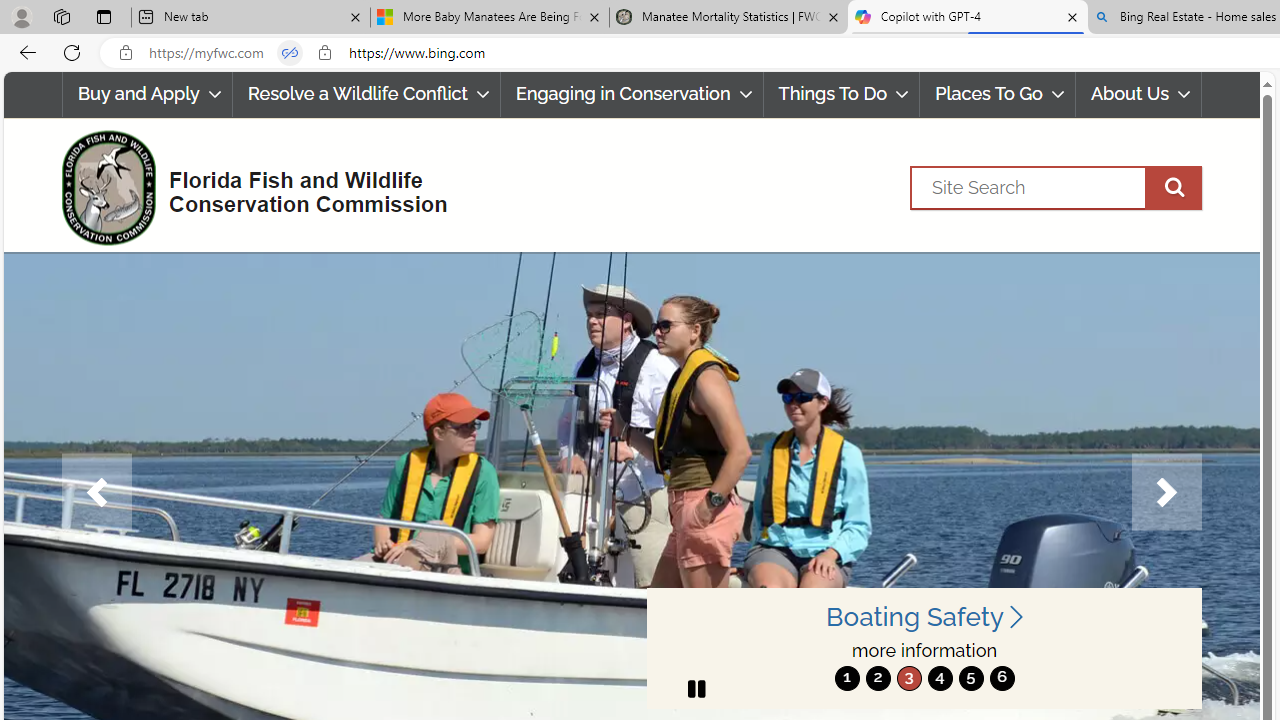 The height and width of the screenshot is (720, 1280). What do you see at coordinates (847, 677) in the screenshot?
I see `'move to slide 1'` at bounding box center [847, 677].